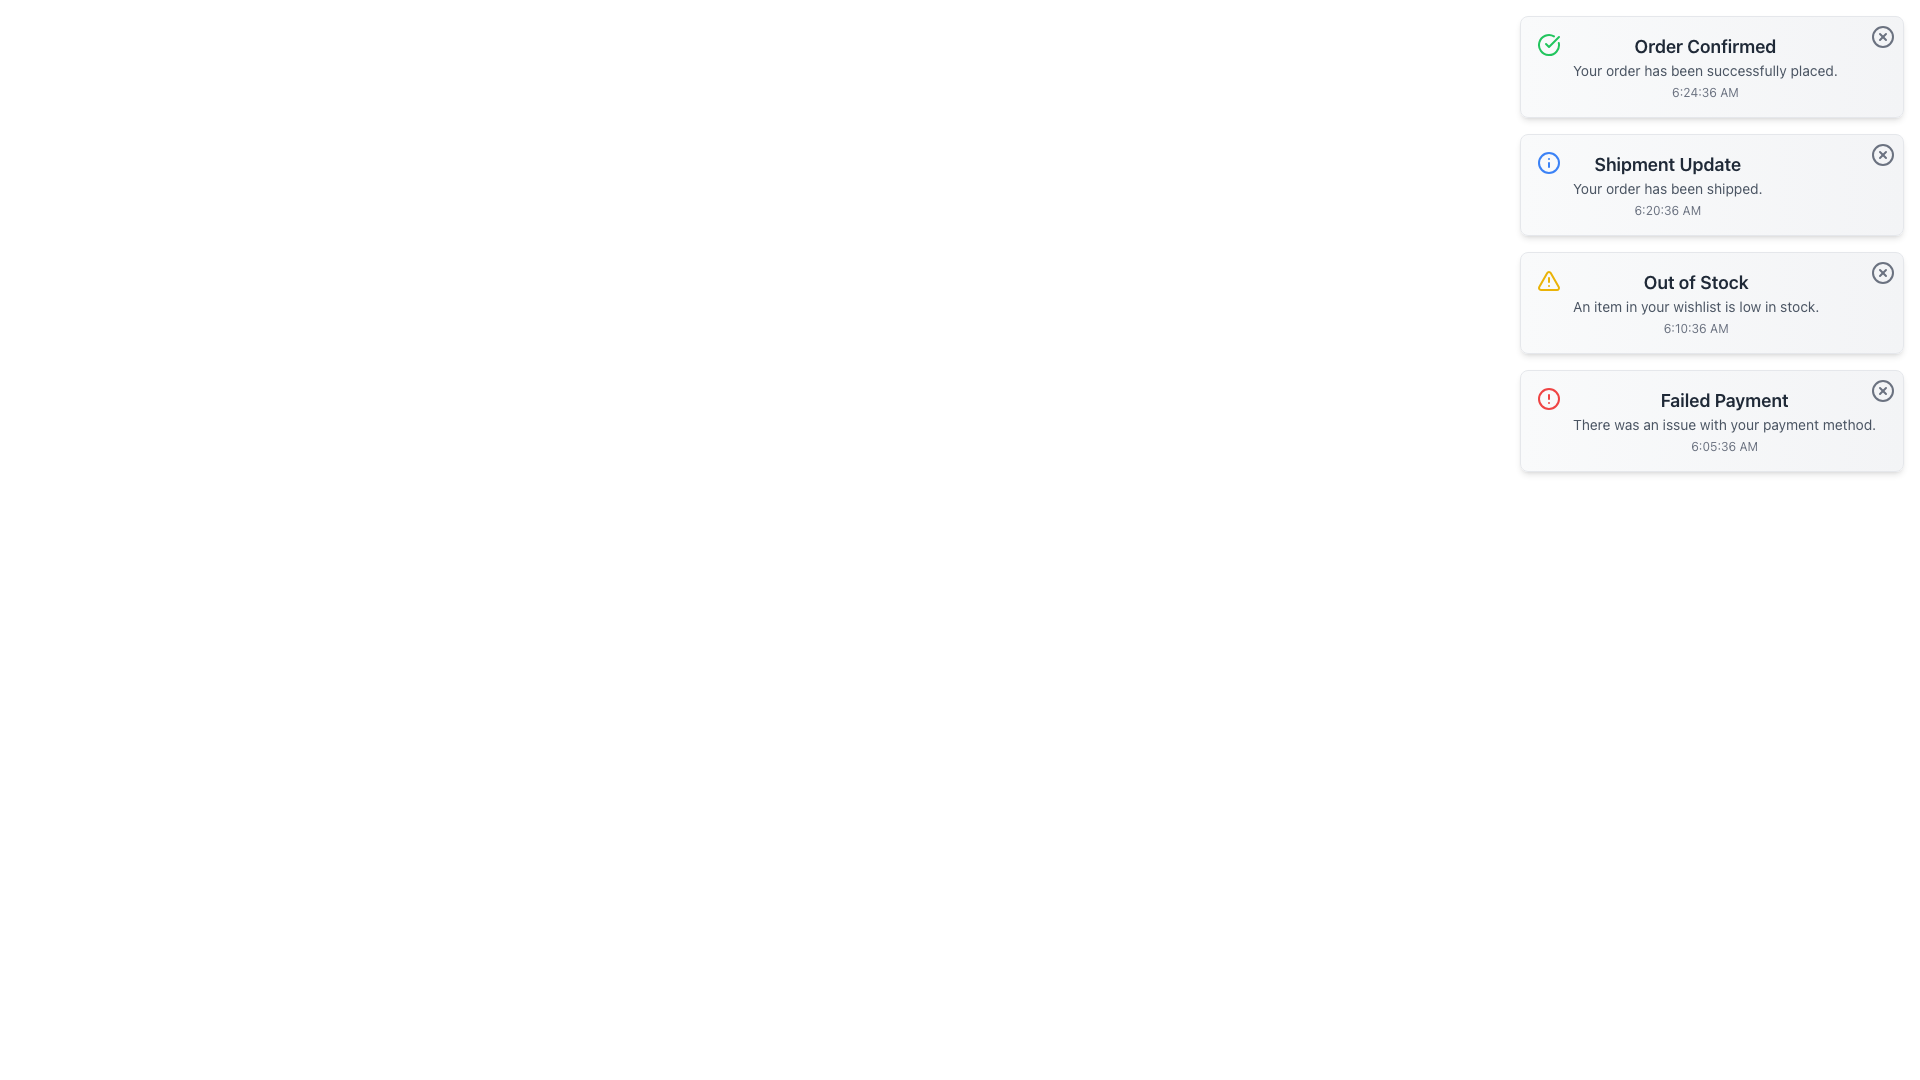  I want to click on the circular close-button icon located at the top-right corner of the 'Order Confirmed' notification card, so click(1881, 37).